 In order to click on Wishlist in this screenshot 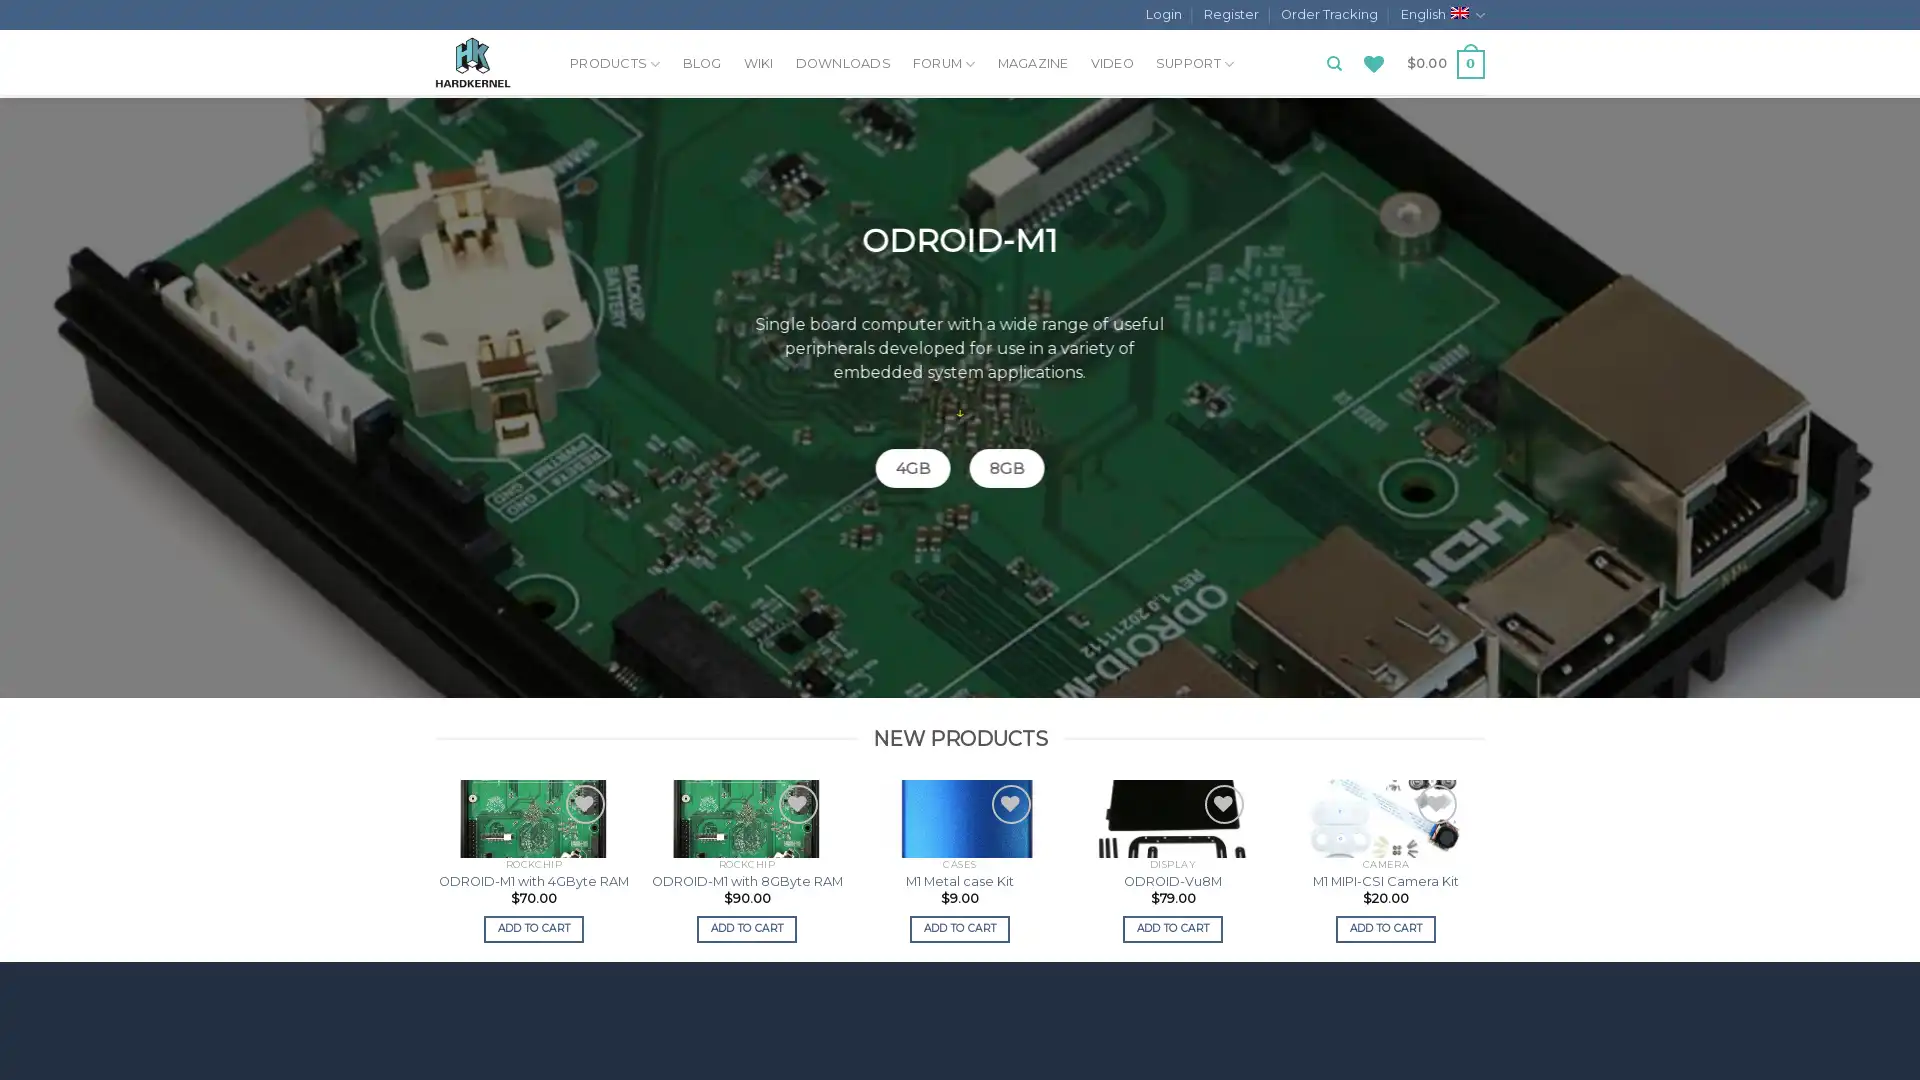, I will do `click(583, 803)`.